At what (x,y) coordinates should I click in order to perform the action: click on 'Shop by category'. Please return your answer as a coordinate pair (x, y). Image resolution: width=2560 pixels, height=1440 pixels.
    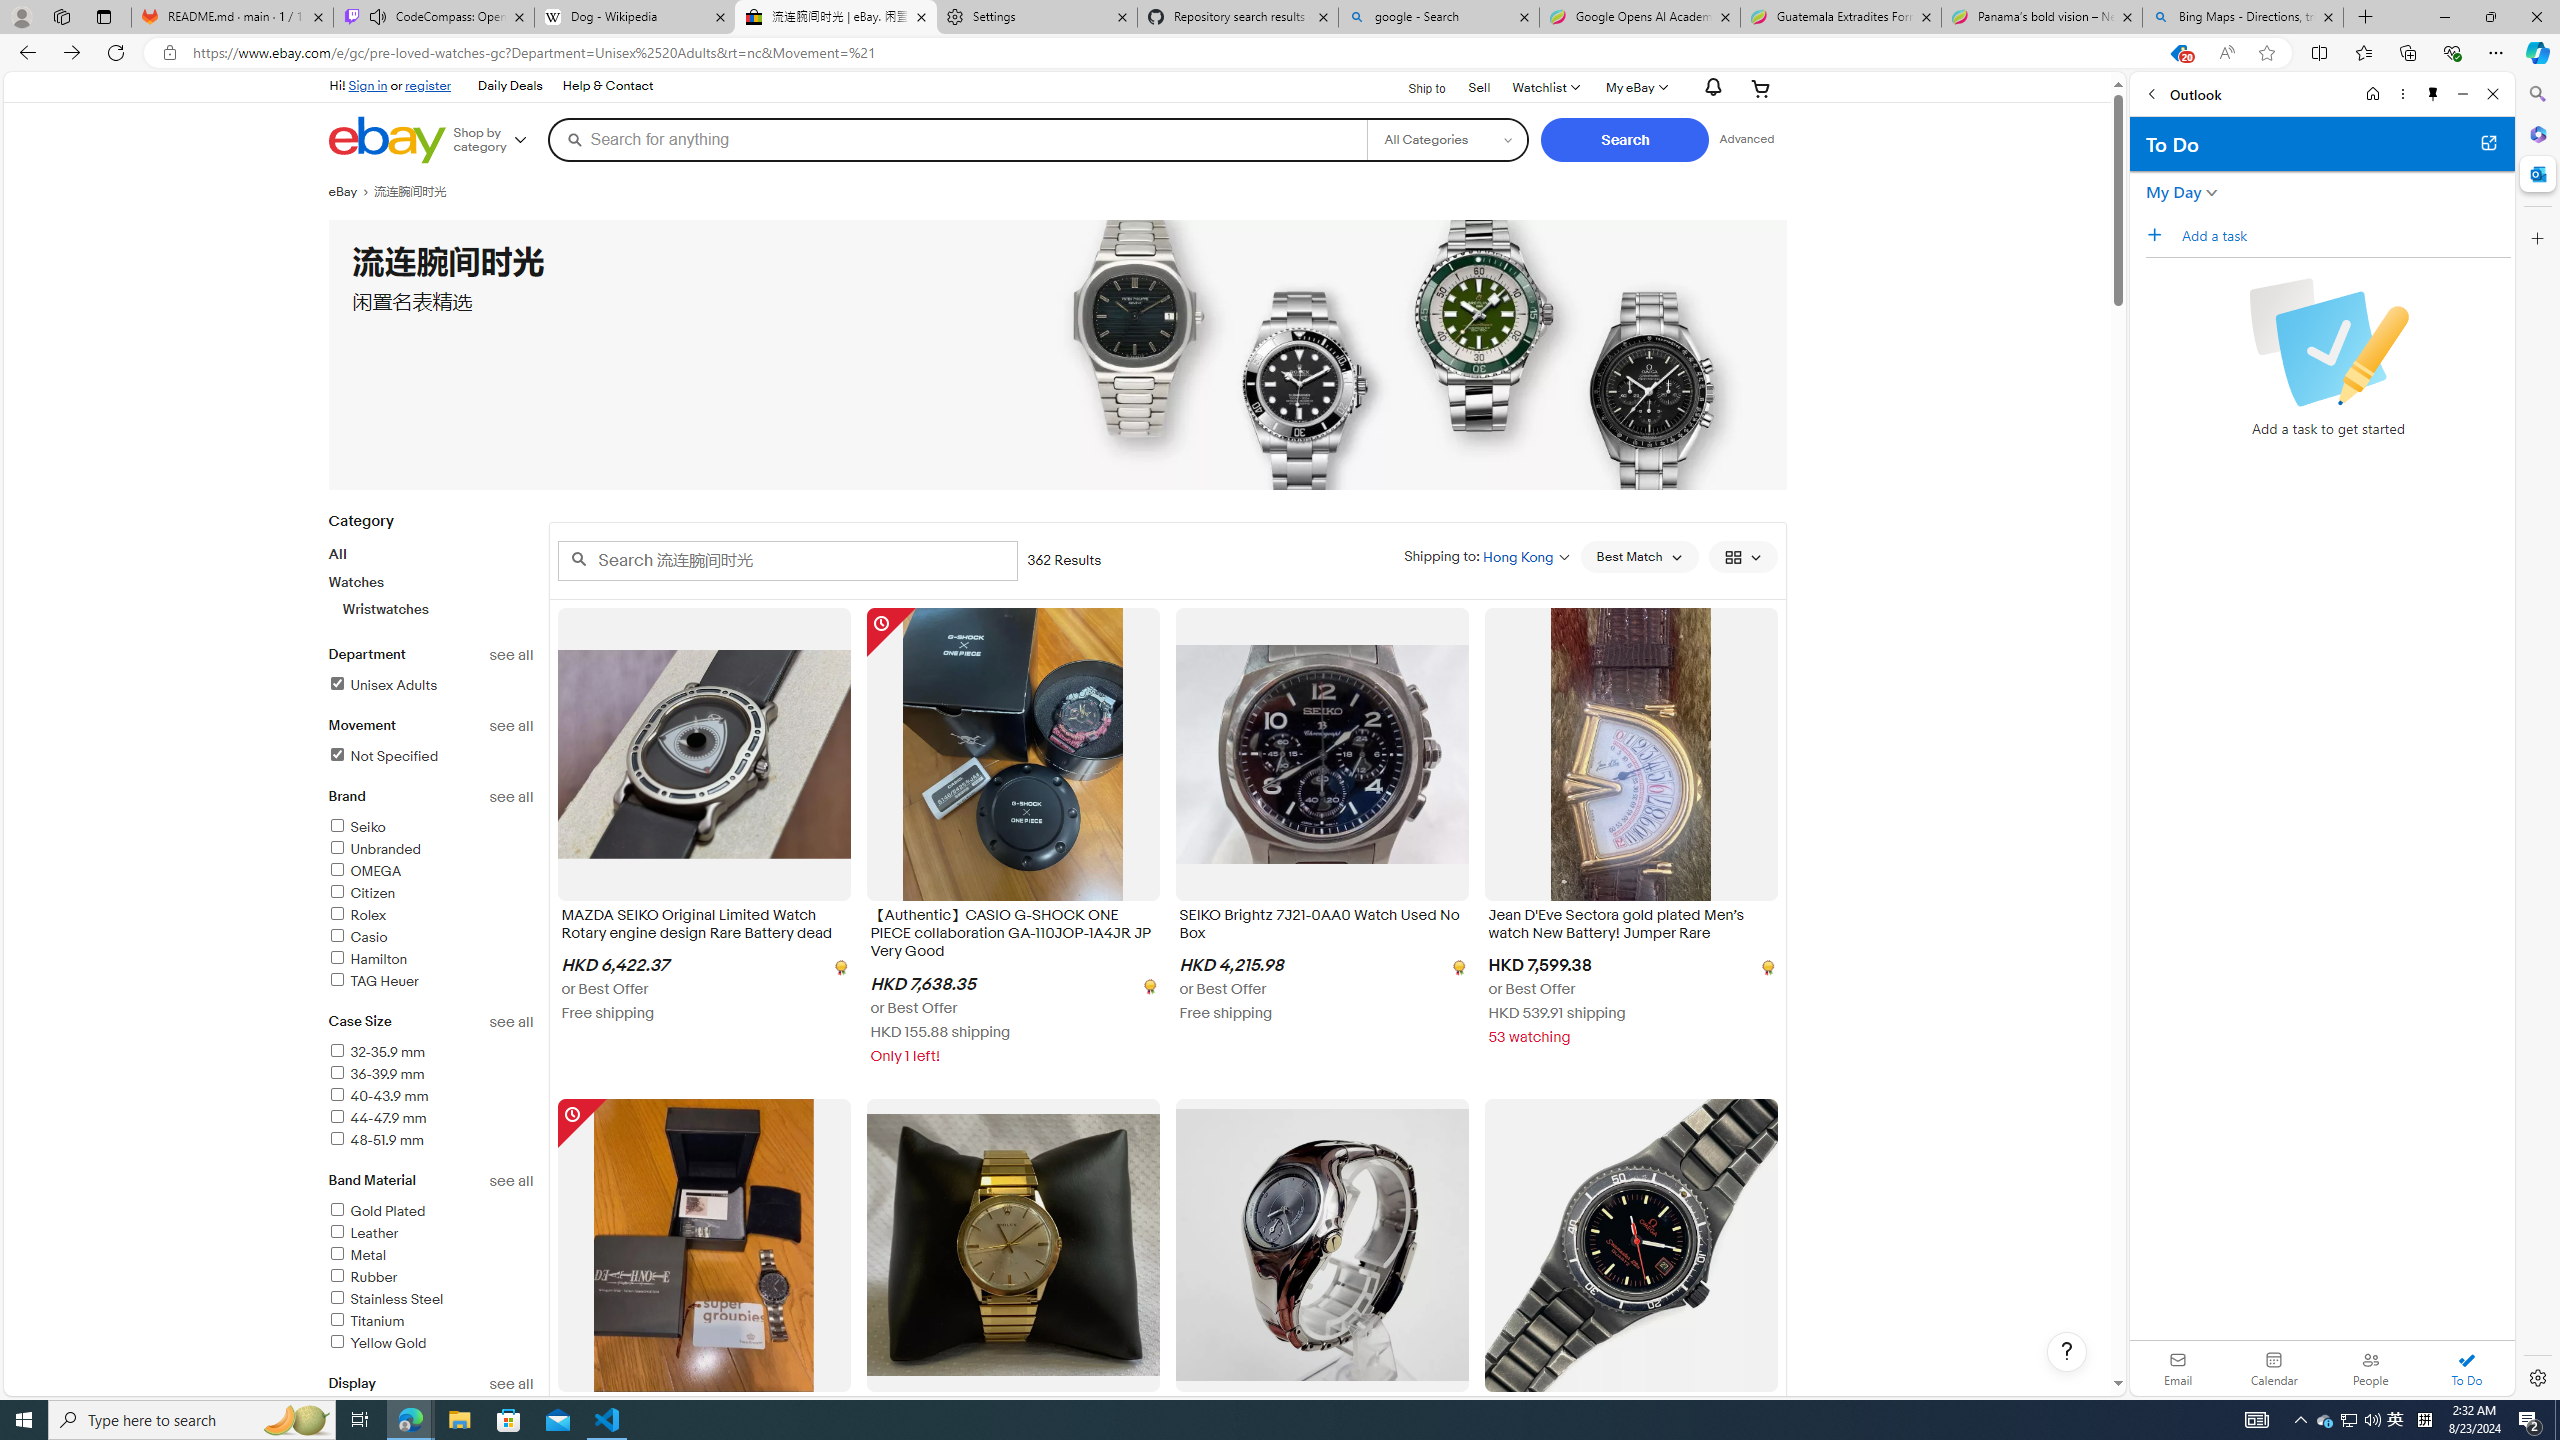
    Looking at the image, I should click on (497, 138).